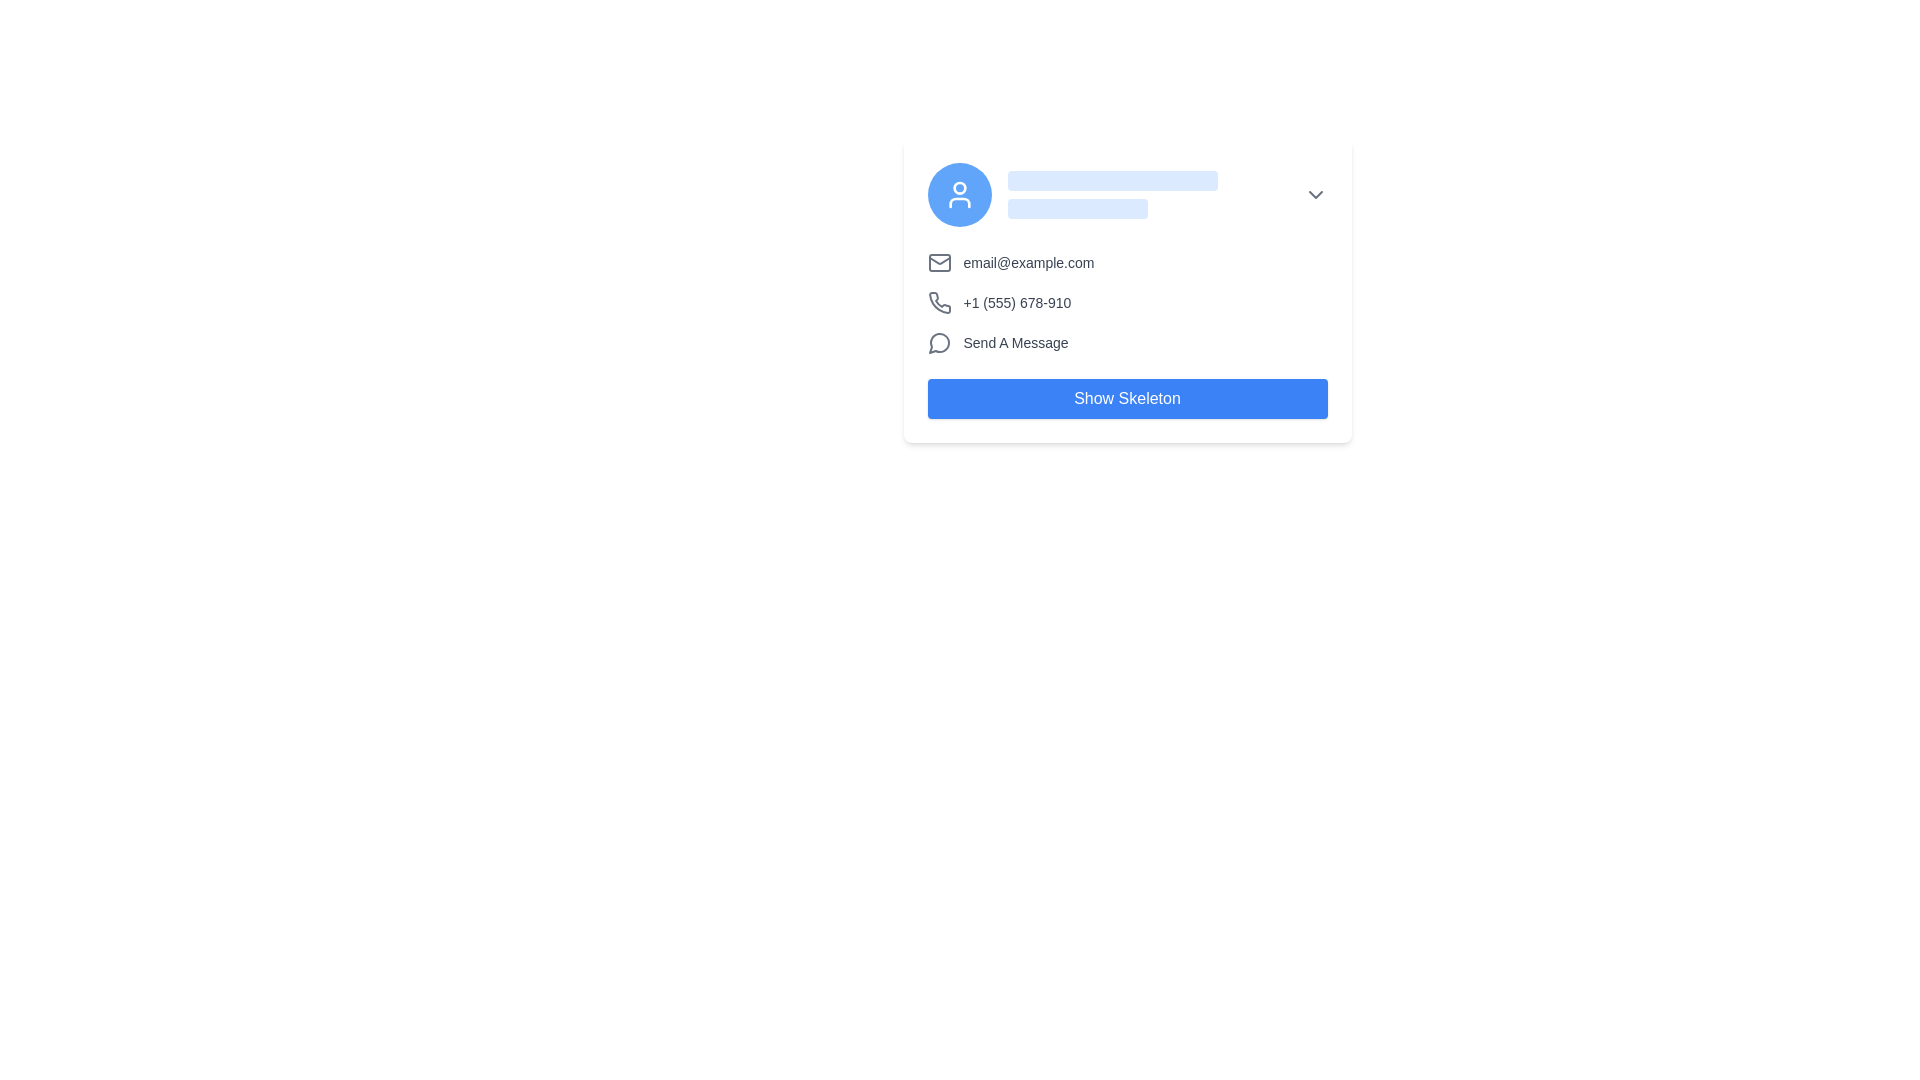 This screenshot has height=1080, width=1920. Describe the element at coordinates (1127, 398) in the screenshot. I see `the button at the bottom of the card component to observe its hover effect` at that location.